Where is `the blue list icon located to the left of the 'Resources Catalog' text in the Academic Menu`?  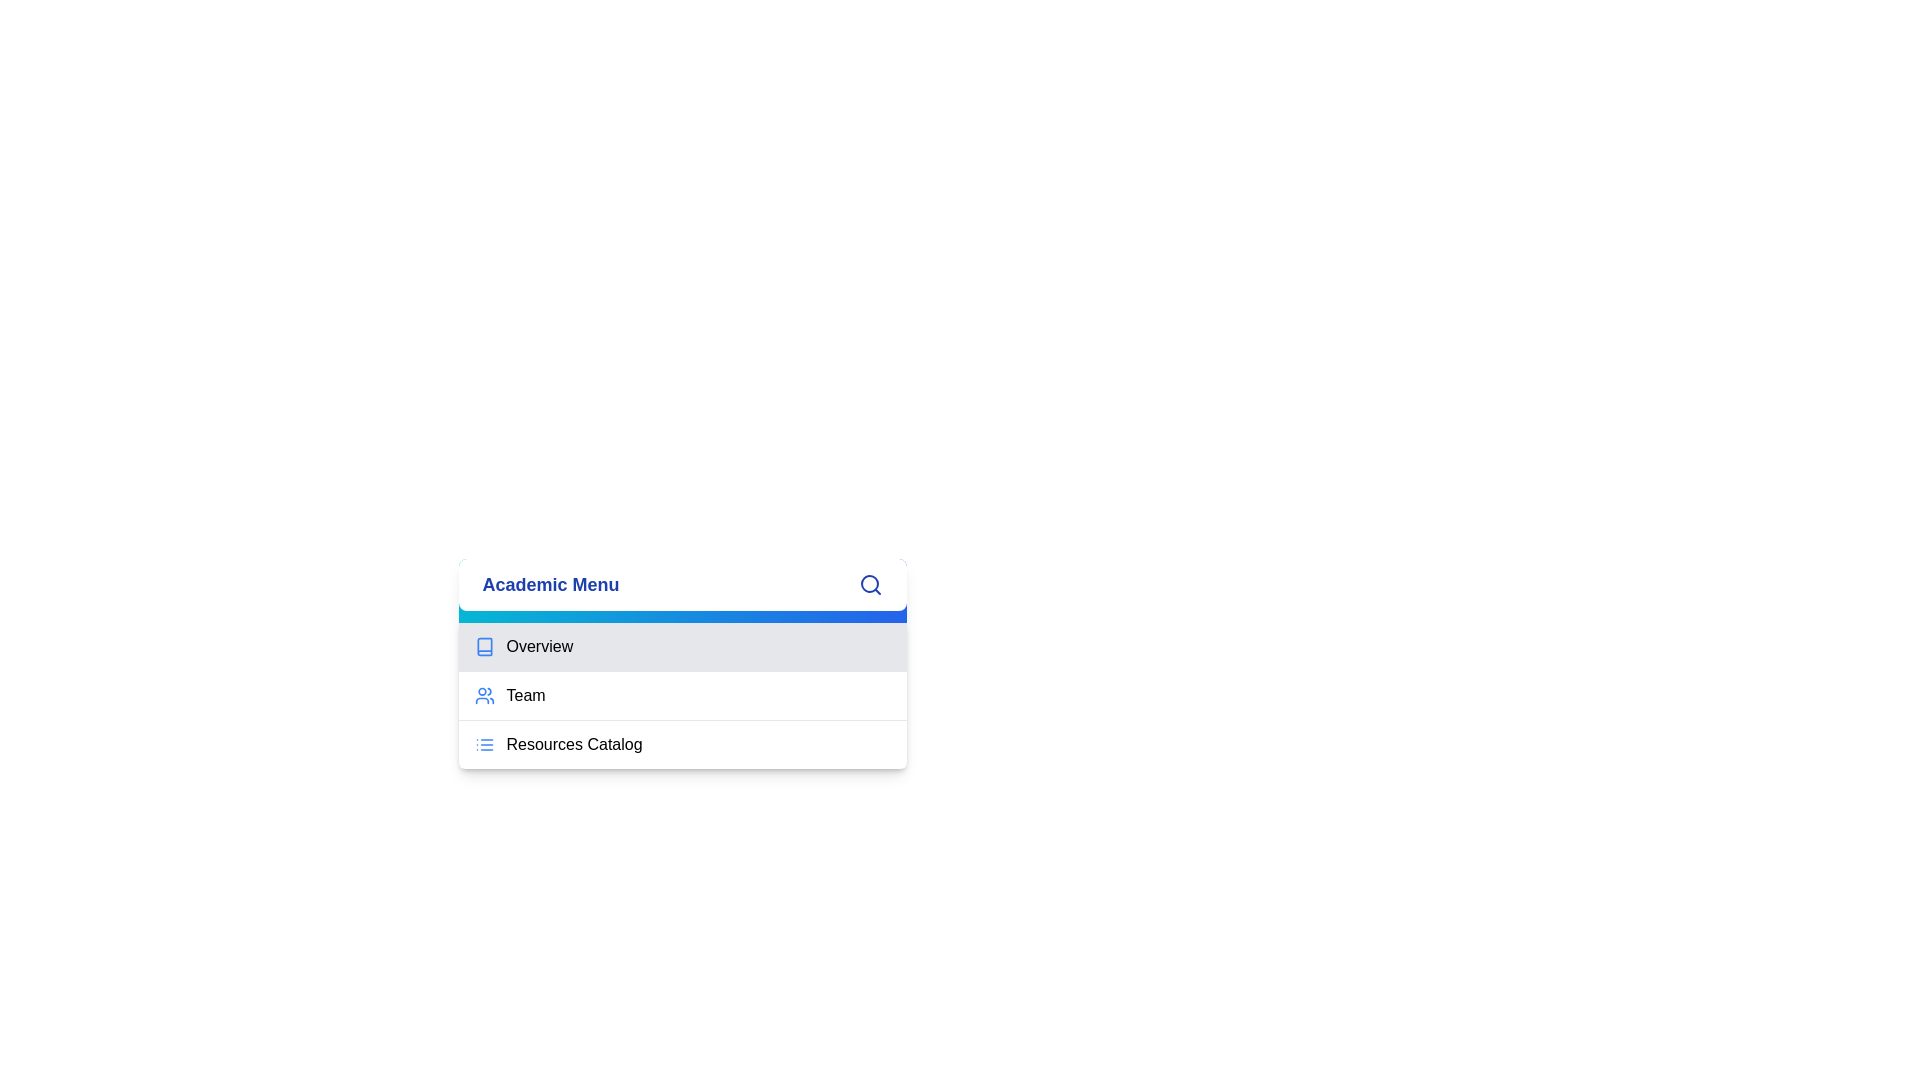
the blue list icon located to the left of the 'Resources Catalog' text in the Academic Menu is located at coordinates (484, 744).